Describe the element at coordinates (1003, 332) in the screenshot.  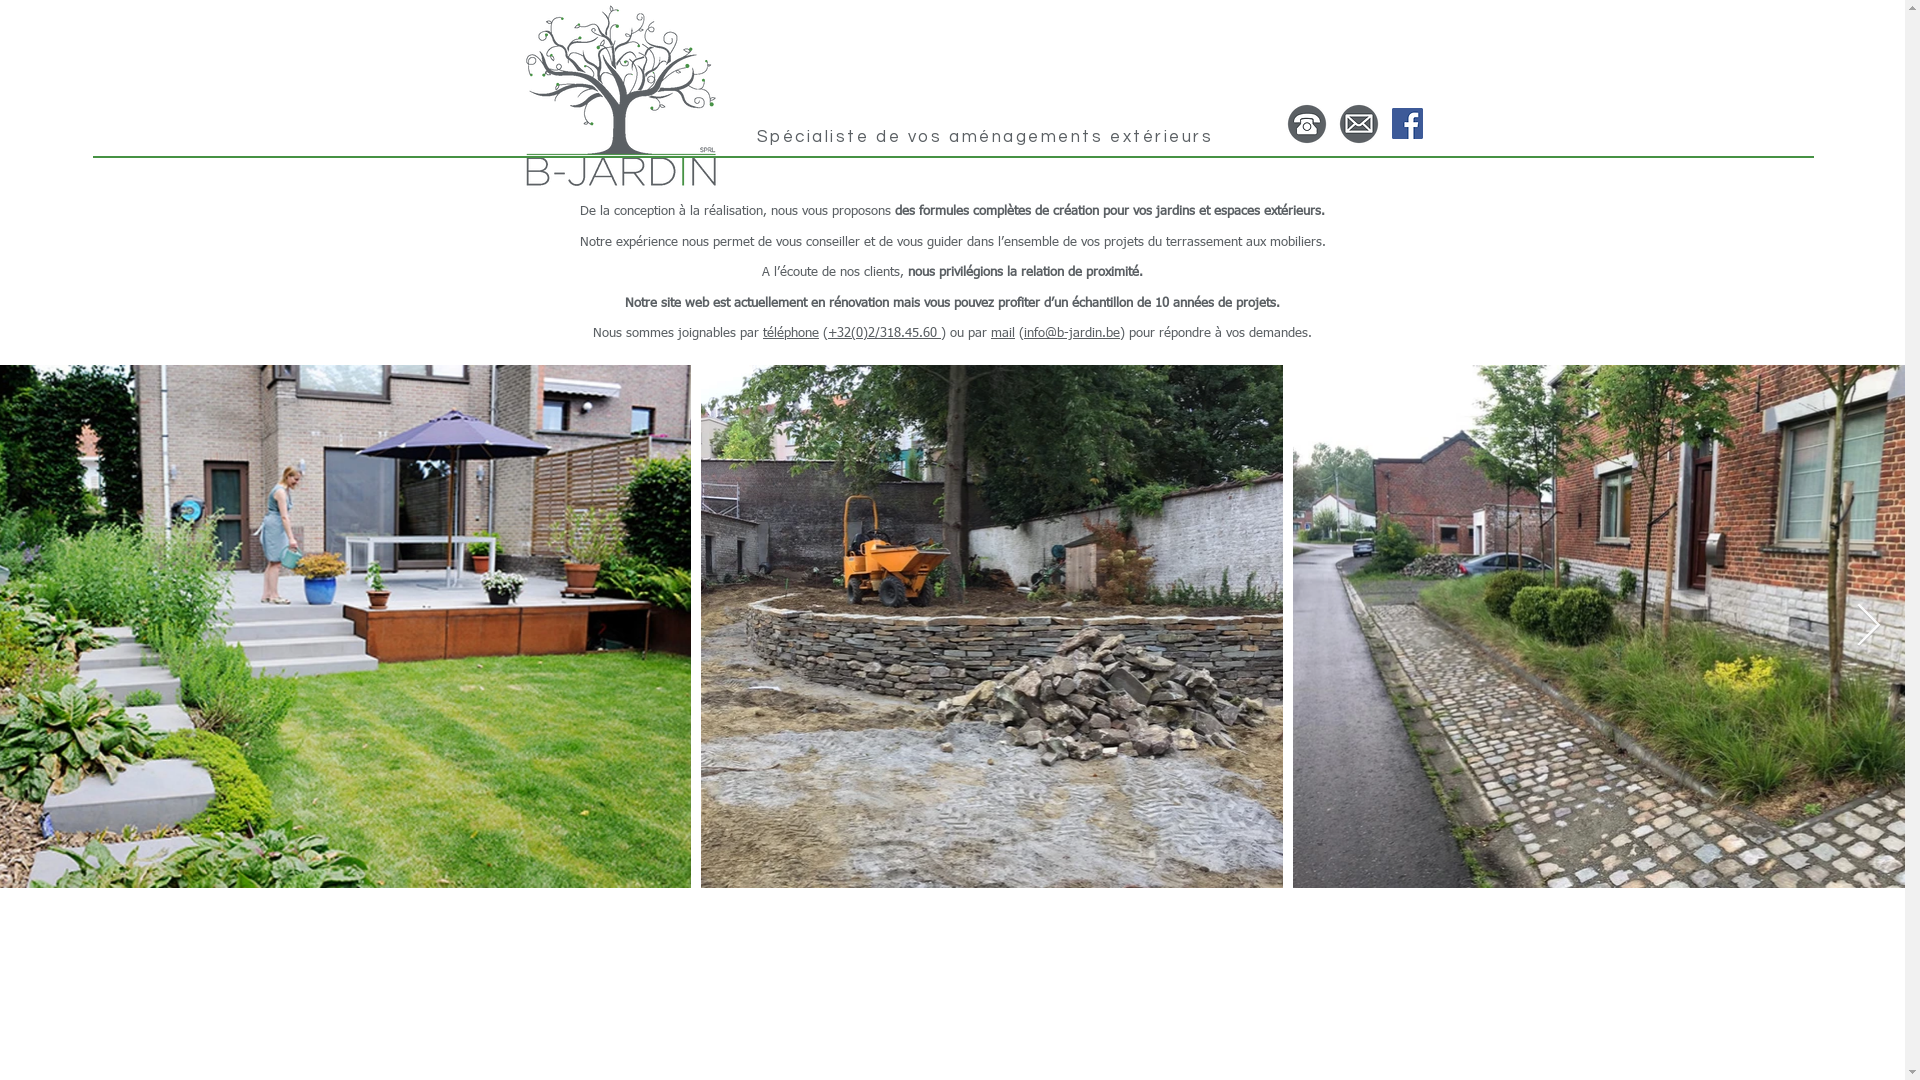
I see `'mail'` at that location.